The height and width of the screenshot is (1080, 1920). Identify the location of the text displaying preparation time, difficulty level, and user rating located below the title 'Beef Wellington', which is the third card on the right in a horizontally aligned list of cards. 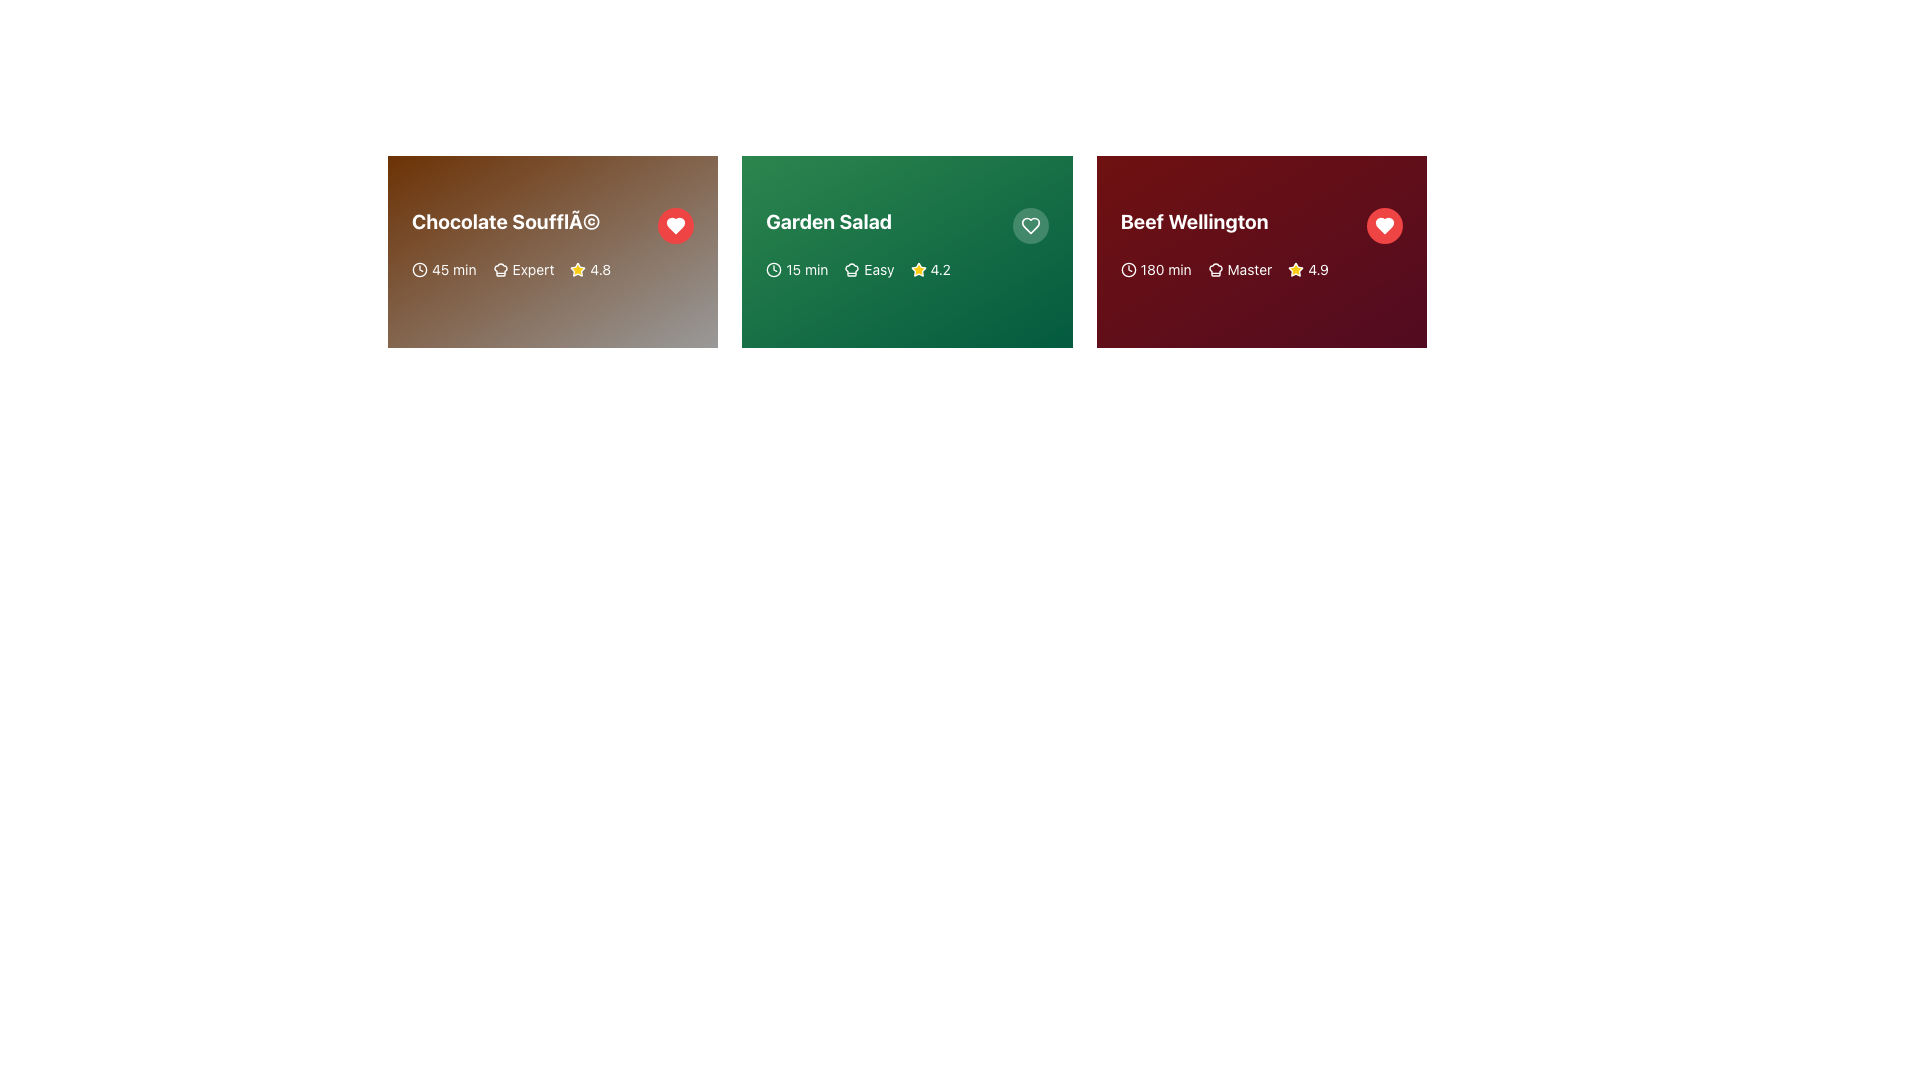
(1260, 270).